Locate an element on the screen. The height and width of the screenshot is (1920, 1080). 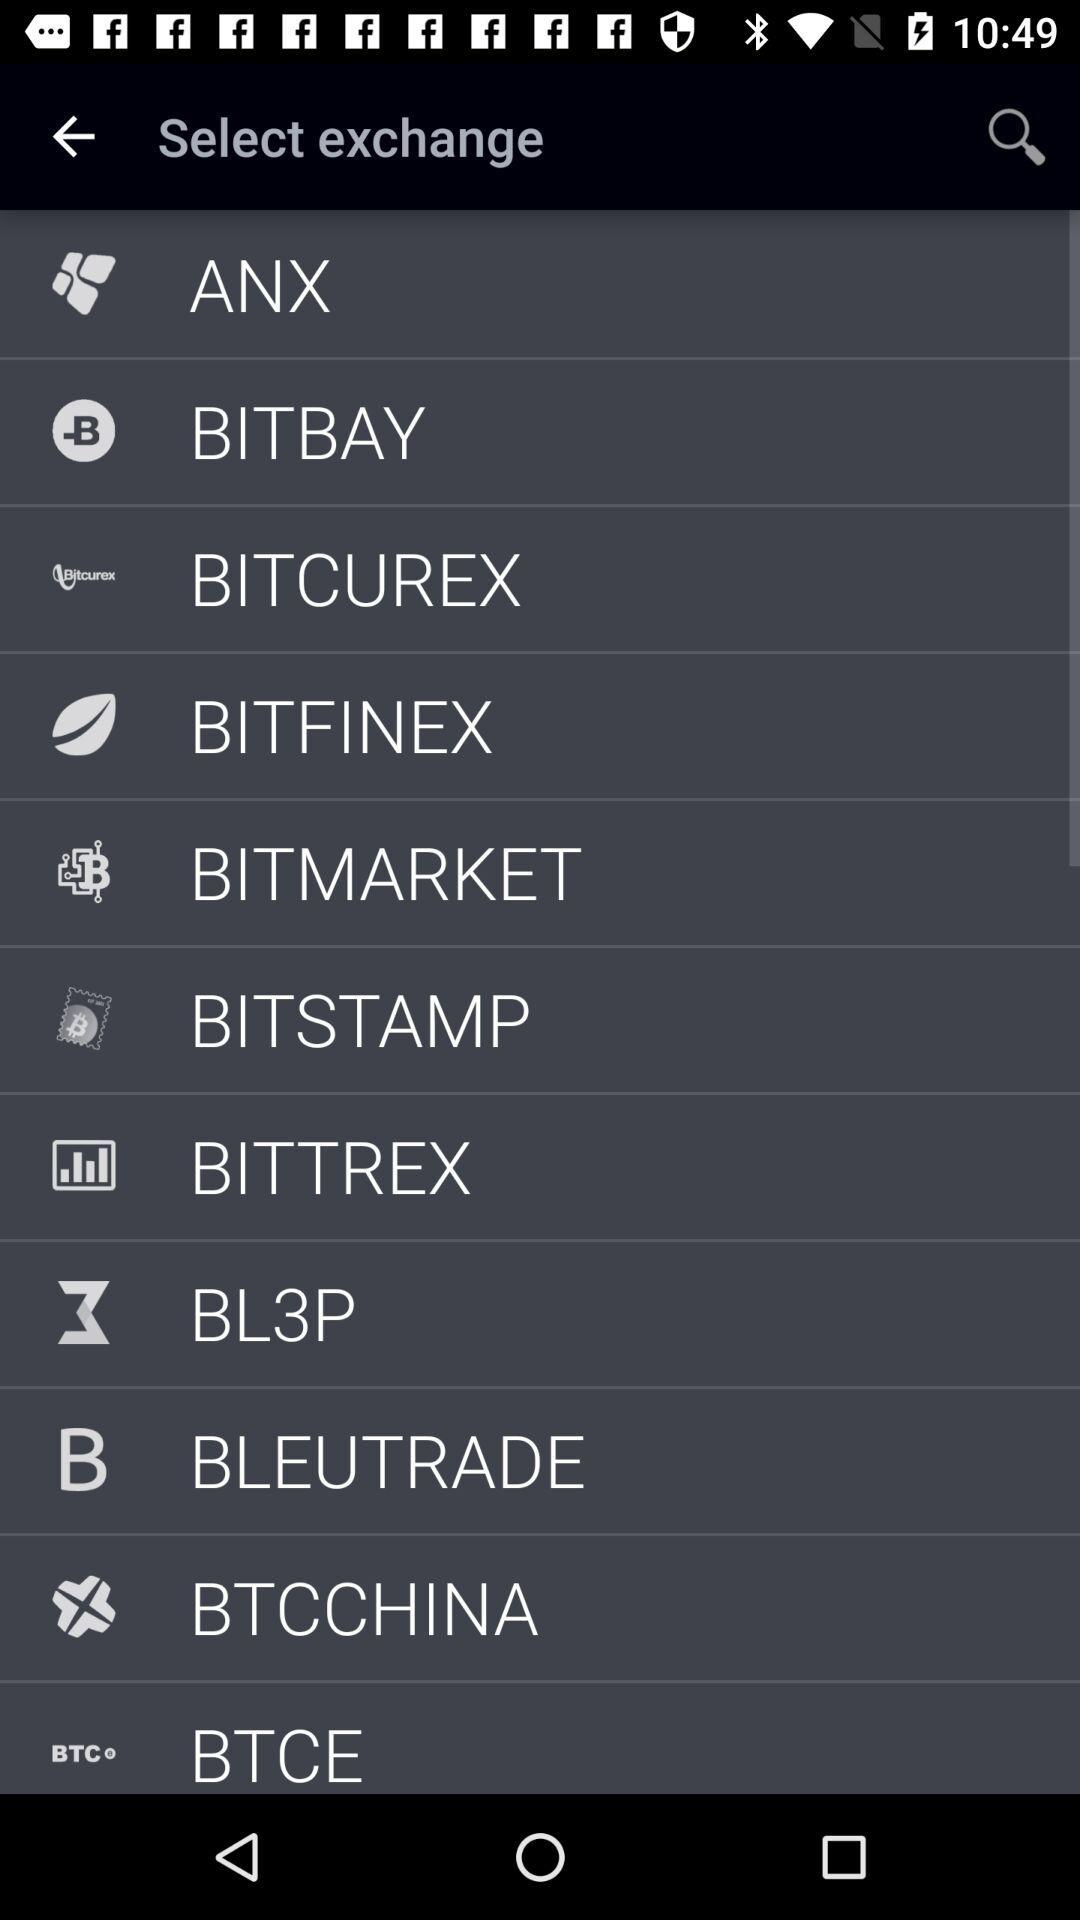
icon next to the select exchange icon is located at coordinates (72, 135).